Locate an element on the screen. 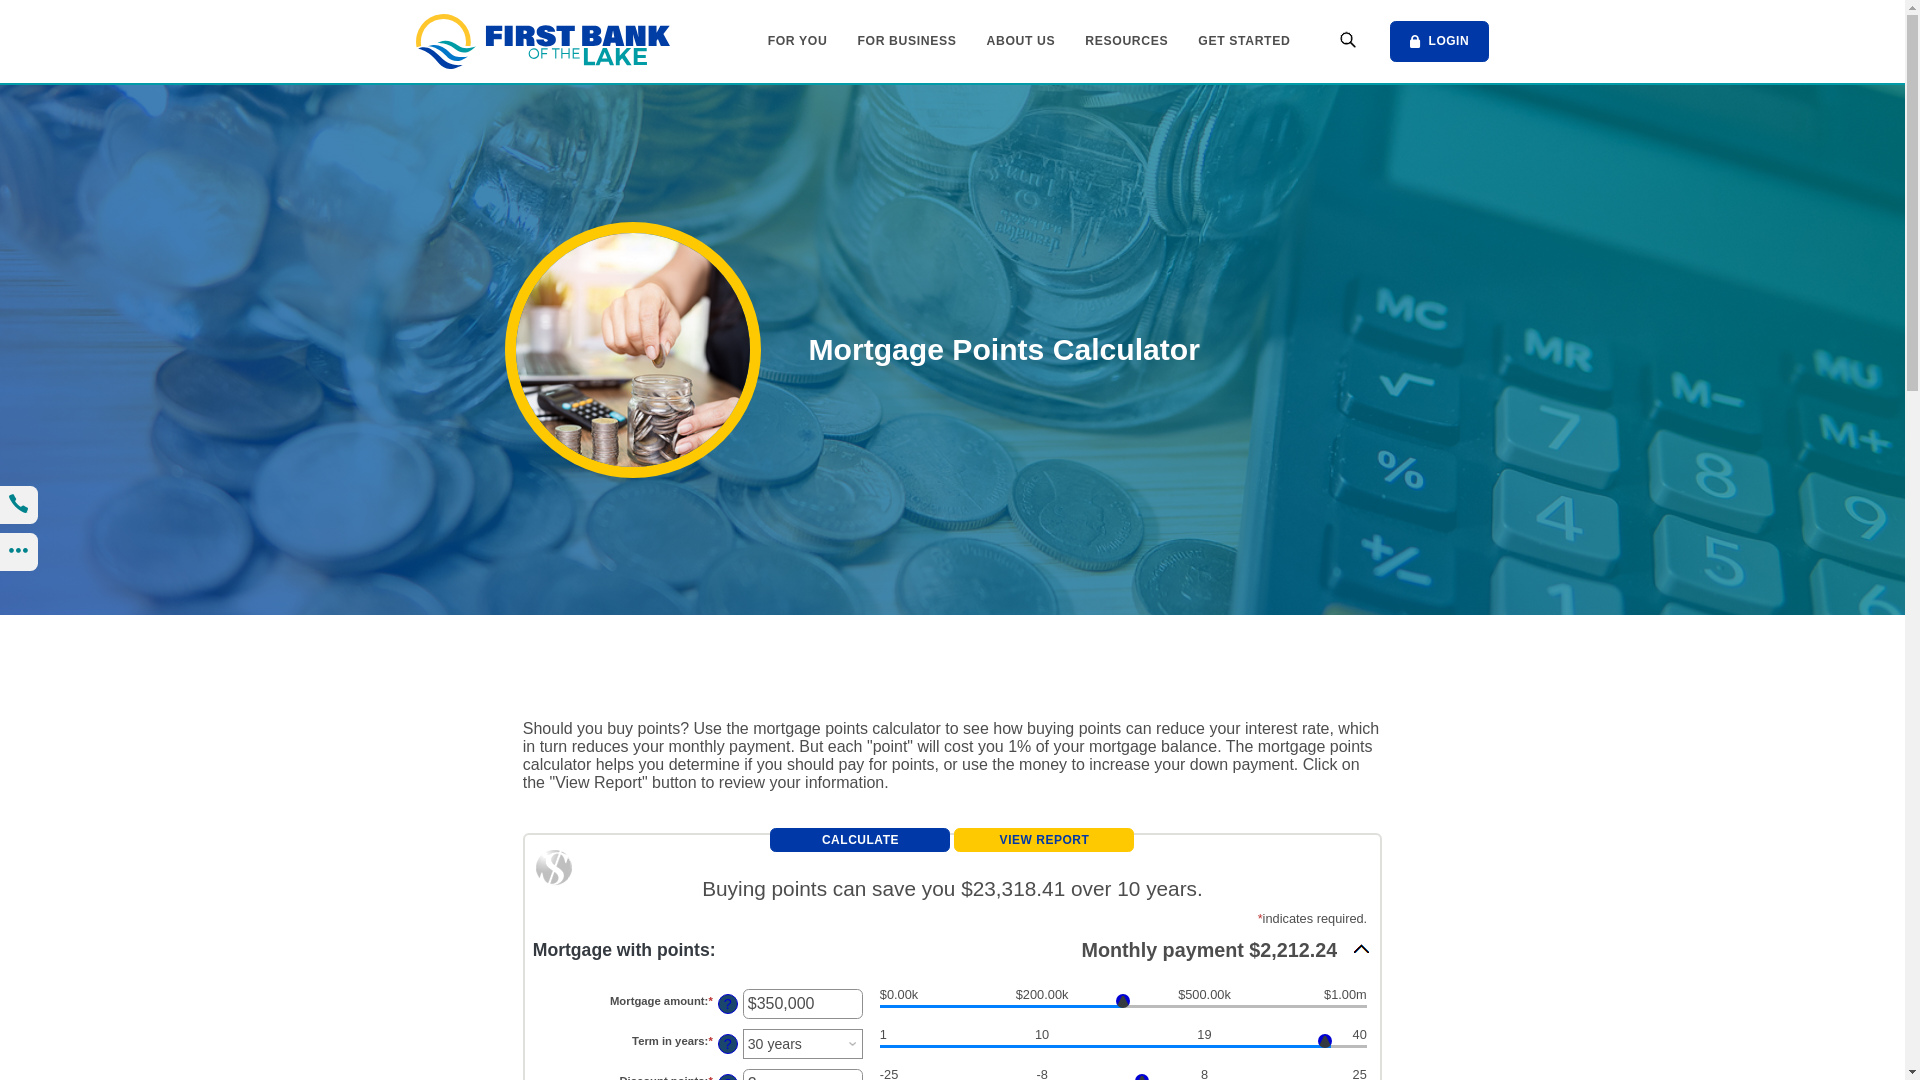  'Mortgage amount slider' is located at coordinates (1123, 1009).